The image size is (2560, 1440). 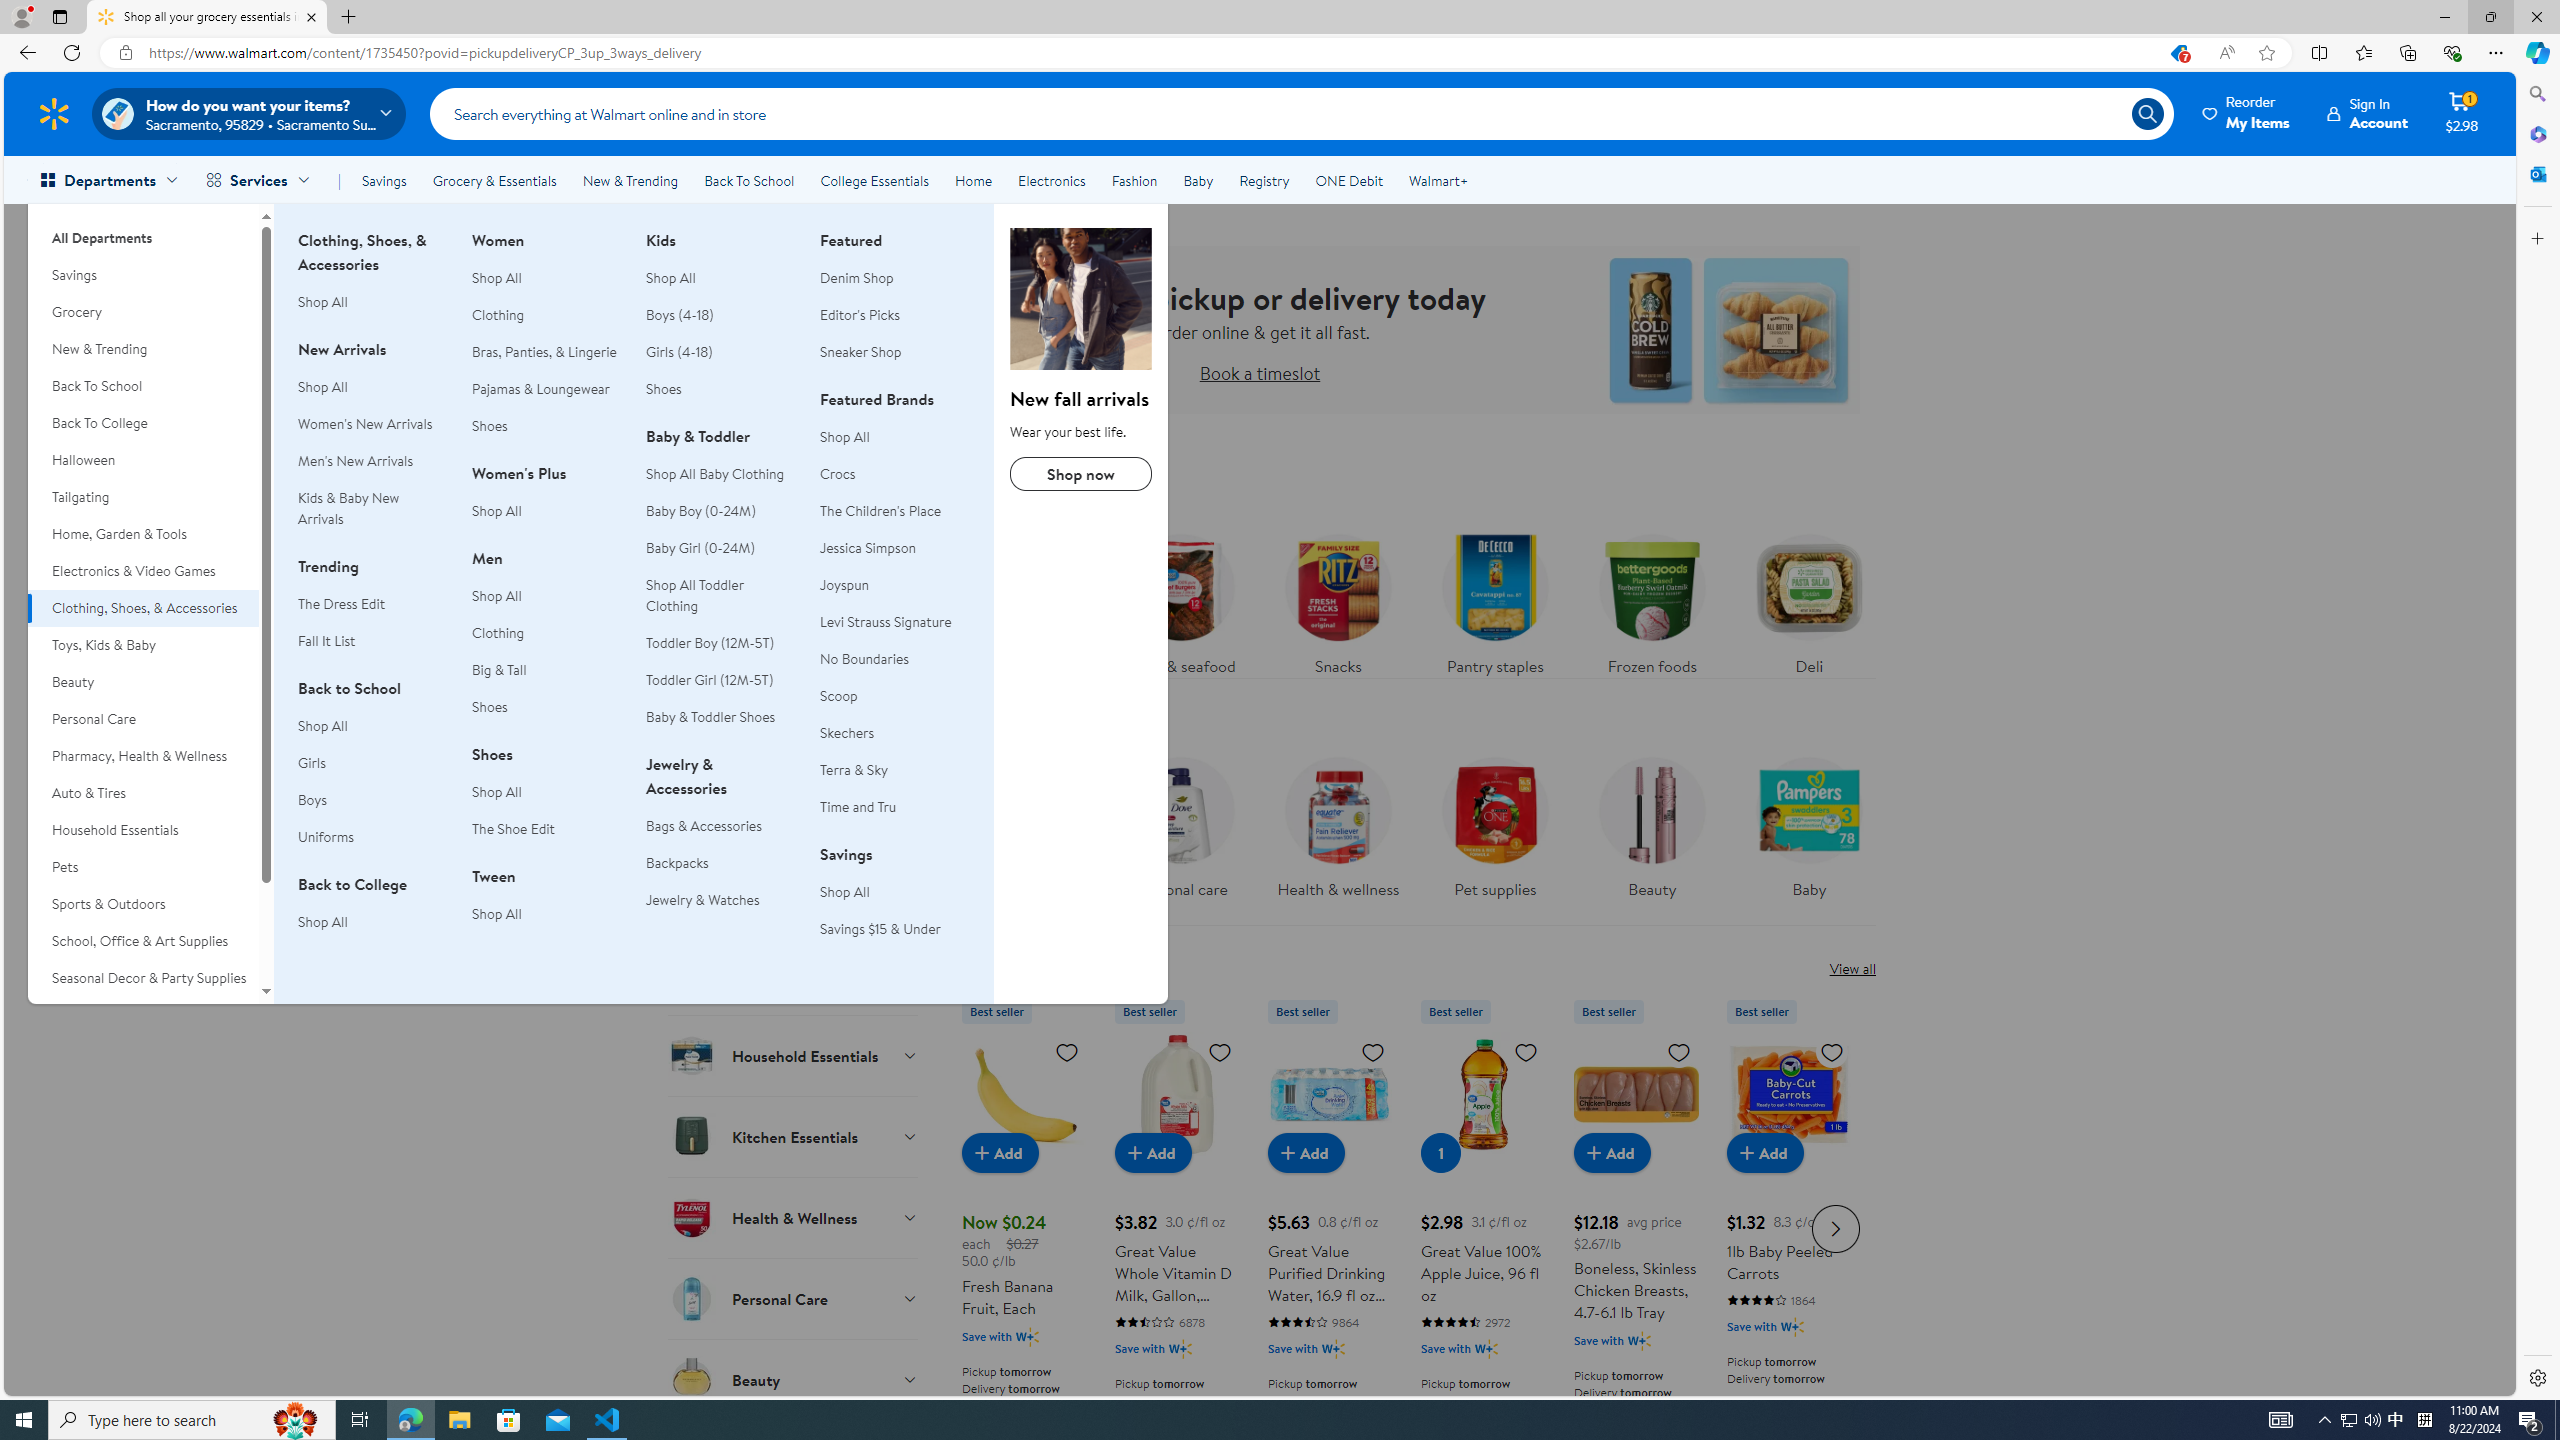 What do you see at coordinates (893, 510) in the screenshot?
I see `'The Children'` at bounding box center [893, 510].